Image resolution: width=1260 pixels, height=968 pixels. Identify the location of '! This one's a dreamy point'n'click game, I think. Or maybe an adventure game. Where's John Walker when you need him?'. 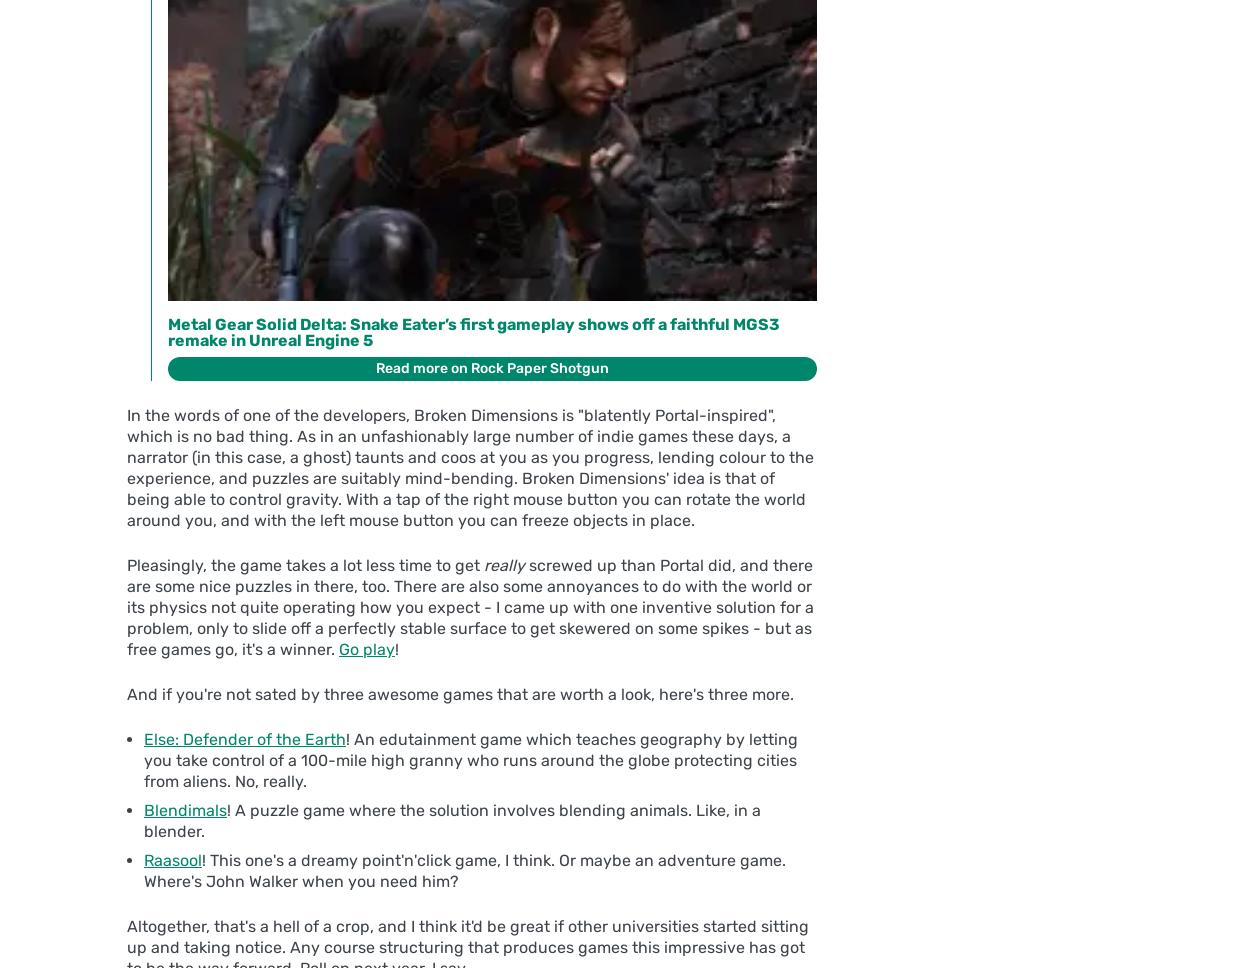
(144, 870).